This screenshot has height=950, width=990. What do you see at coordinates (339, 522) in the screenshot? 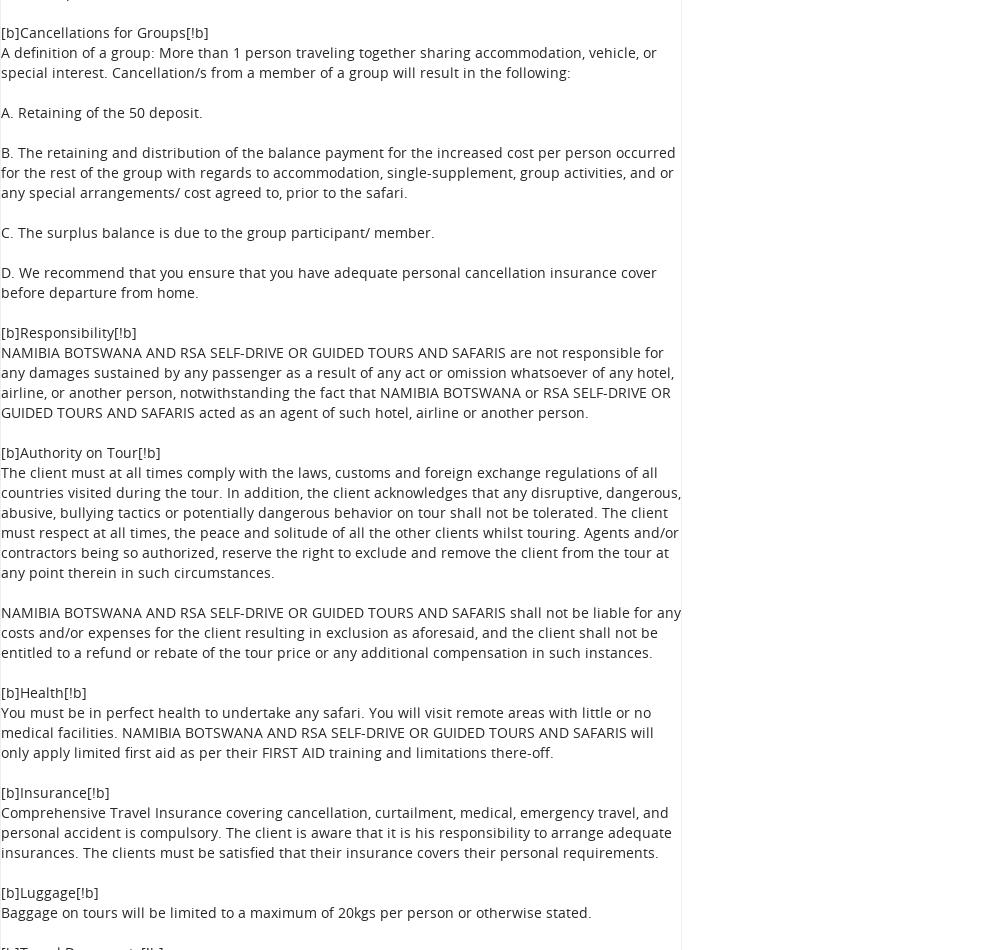
I see `'The client must at all times comply with the laws, customs and foreign exchange regulations of all countries visited during the tour. In addition, the client acknowledges that any disruptive, dangerous, abusive, bullying tactics or potentially dangerous behavior on tour shall not be tolerated. The client must respect at all times, the peace and solitude of all the other clients whilst touring. Agents and/or contractors being so authorized, reserve the right to exclude and remove the client from the tour at any point therein in such circumstances.'` at bounding box center [339, 522].